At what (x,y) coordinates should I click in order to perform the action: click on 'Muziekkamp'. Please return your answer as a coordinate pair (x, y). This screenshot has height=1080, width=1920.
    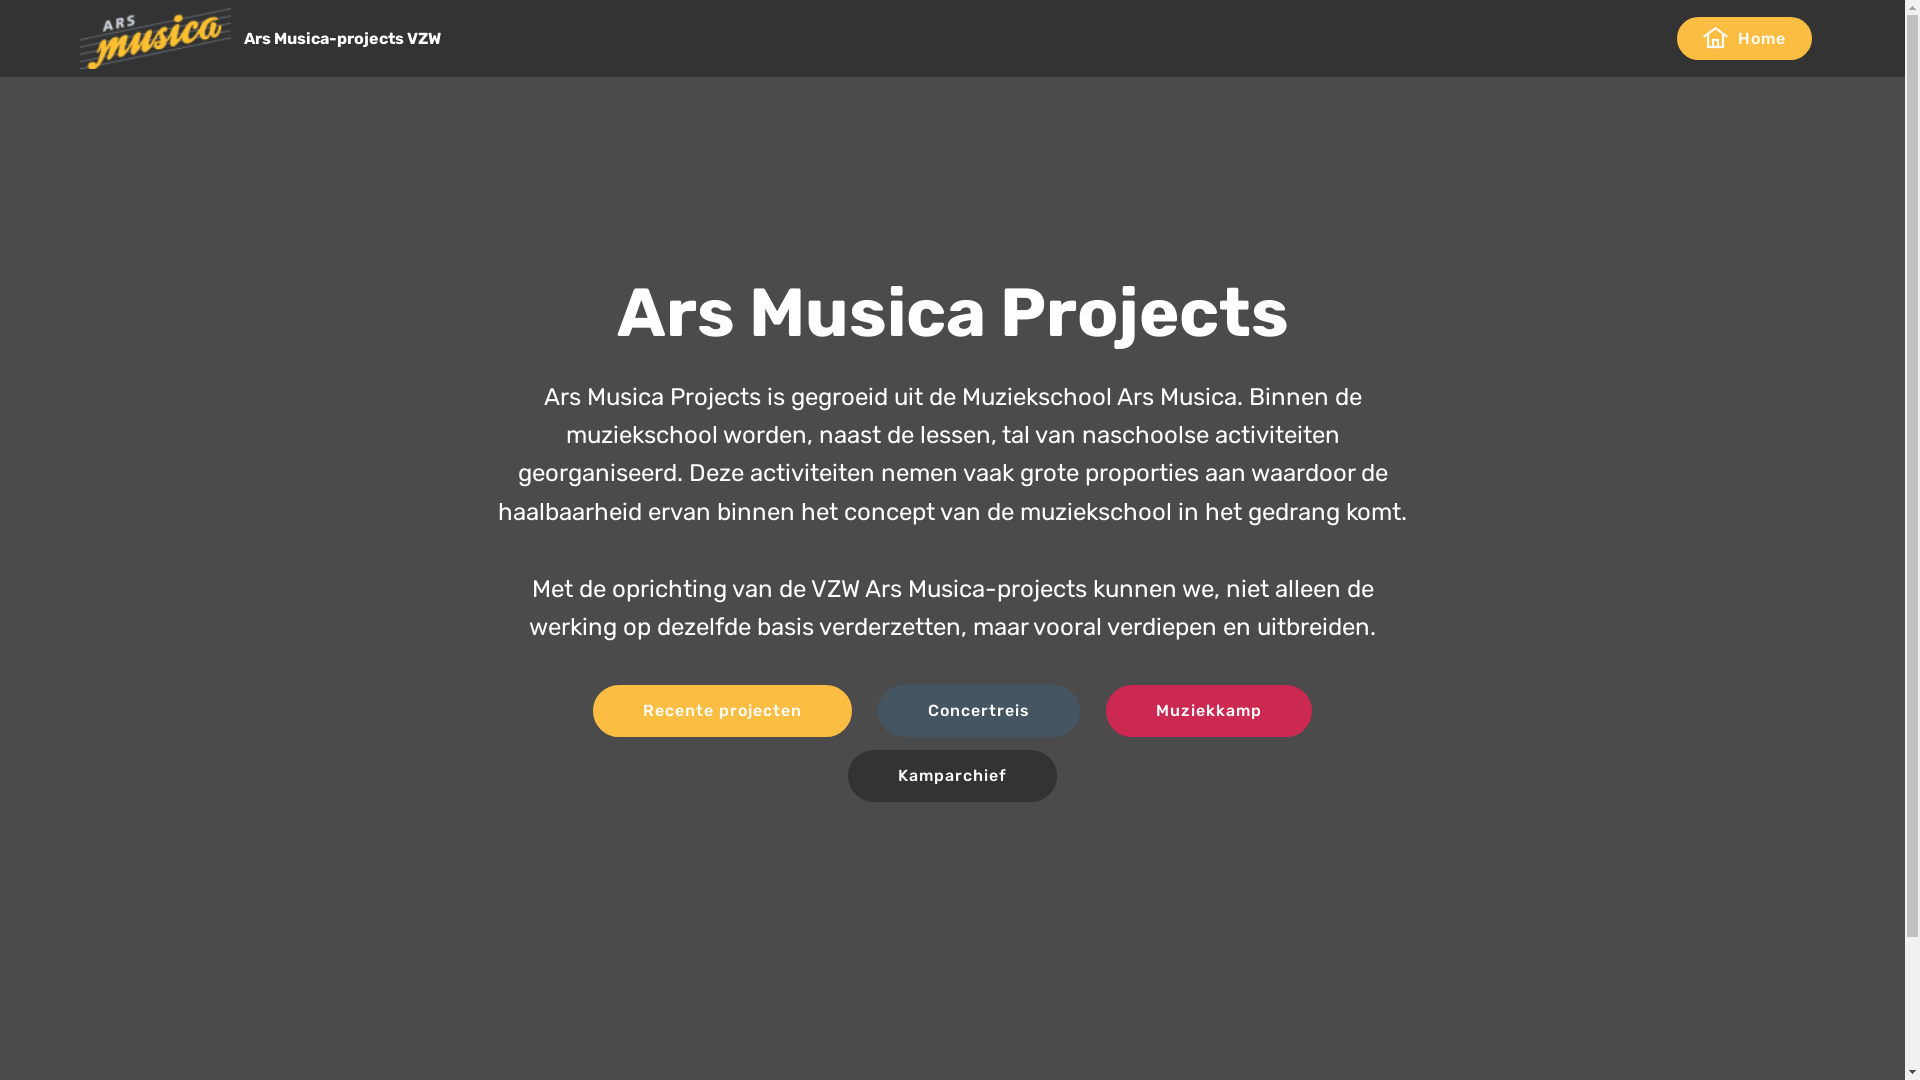
    Looking at the image, I should click on (1208, 709).